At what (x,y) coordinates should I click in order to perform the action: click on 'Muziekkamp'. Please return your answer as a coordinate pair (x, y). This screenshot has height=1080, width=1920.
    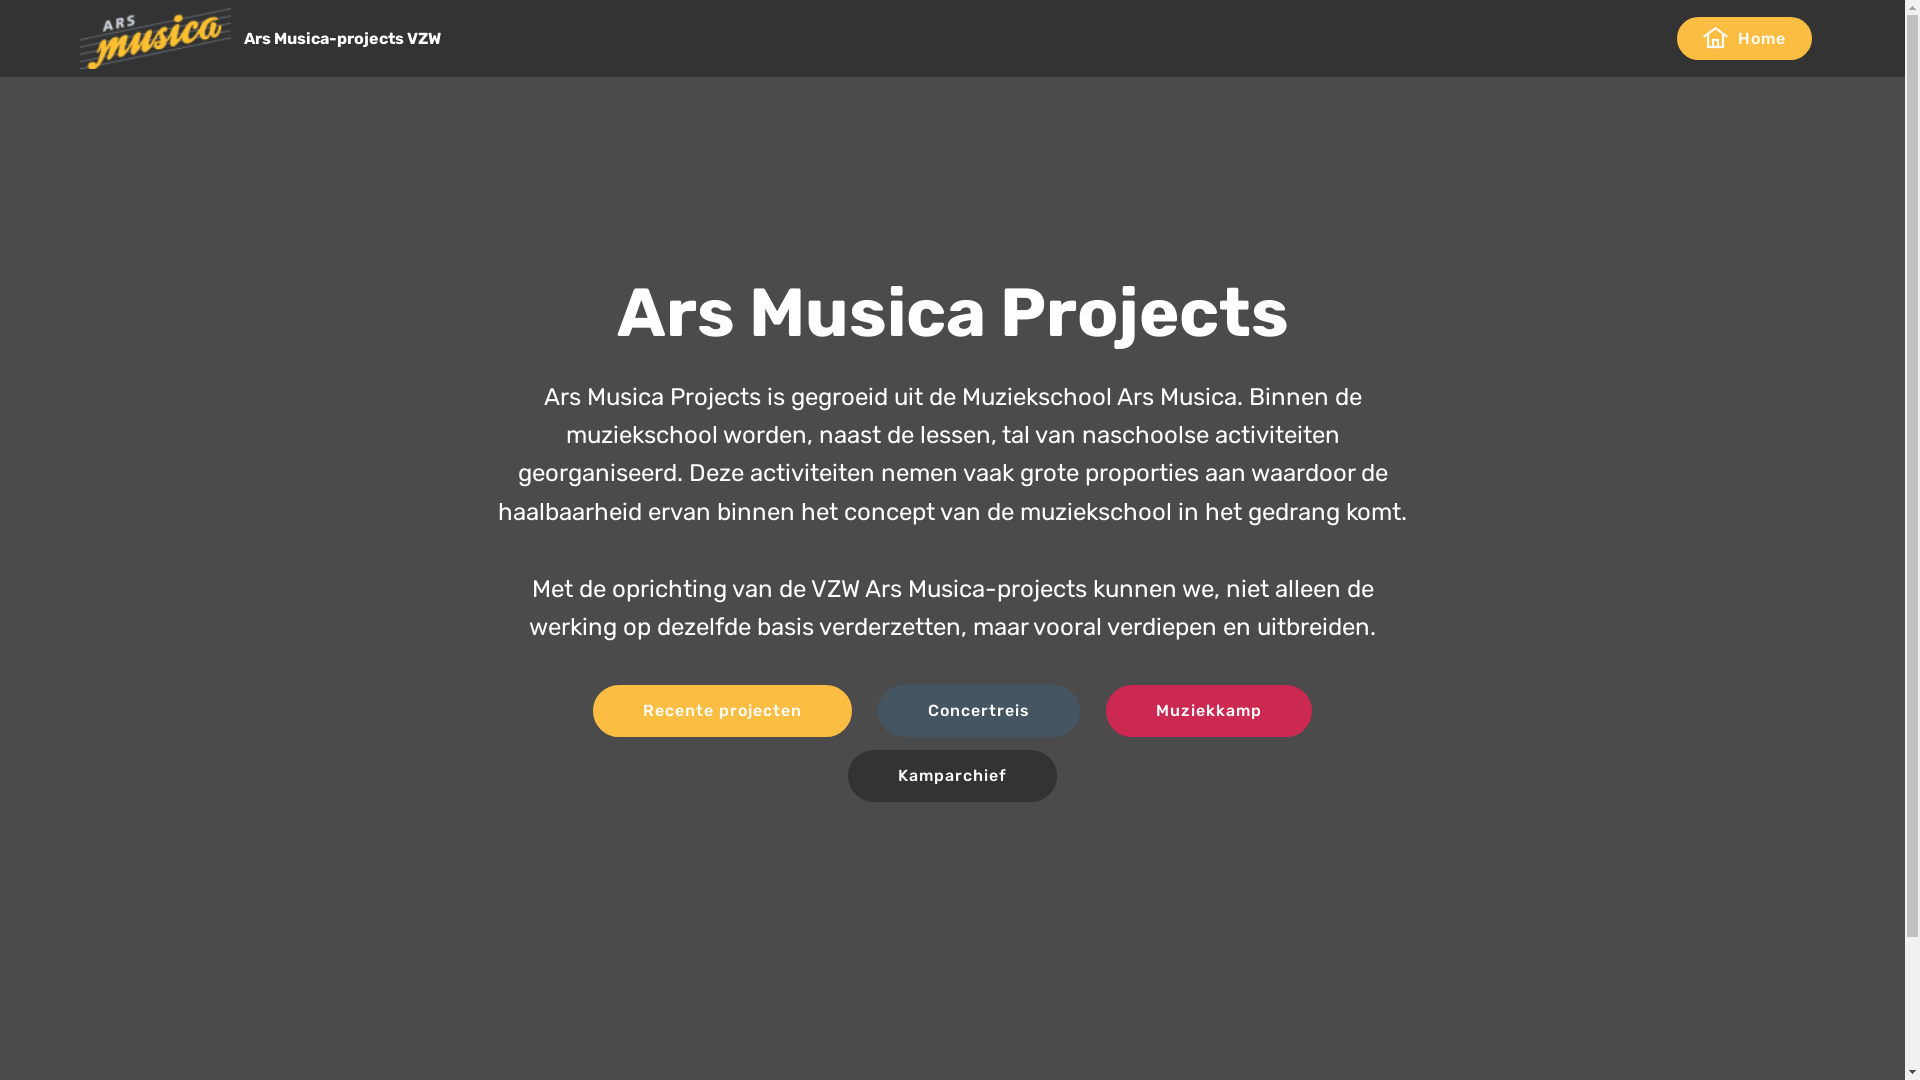
    Looking at the image, I should click on (1208, 709).